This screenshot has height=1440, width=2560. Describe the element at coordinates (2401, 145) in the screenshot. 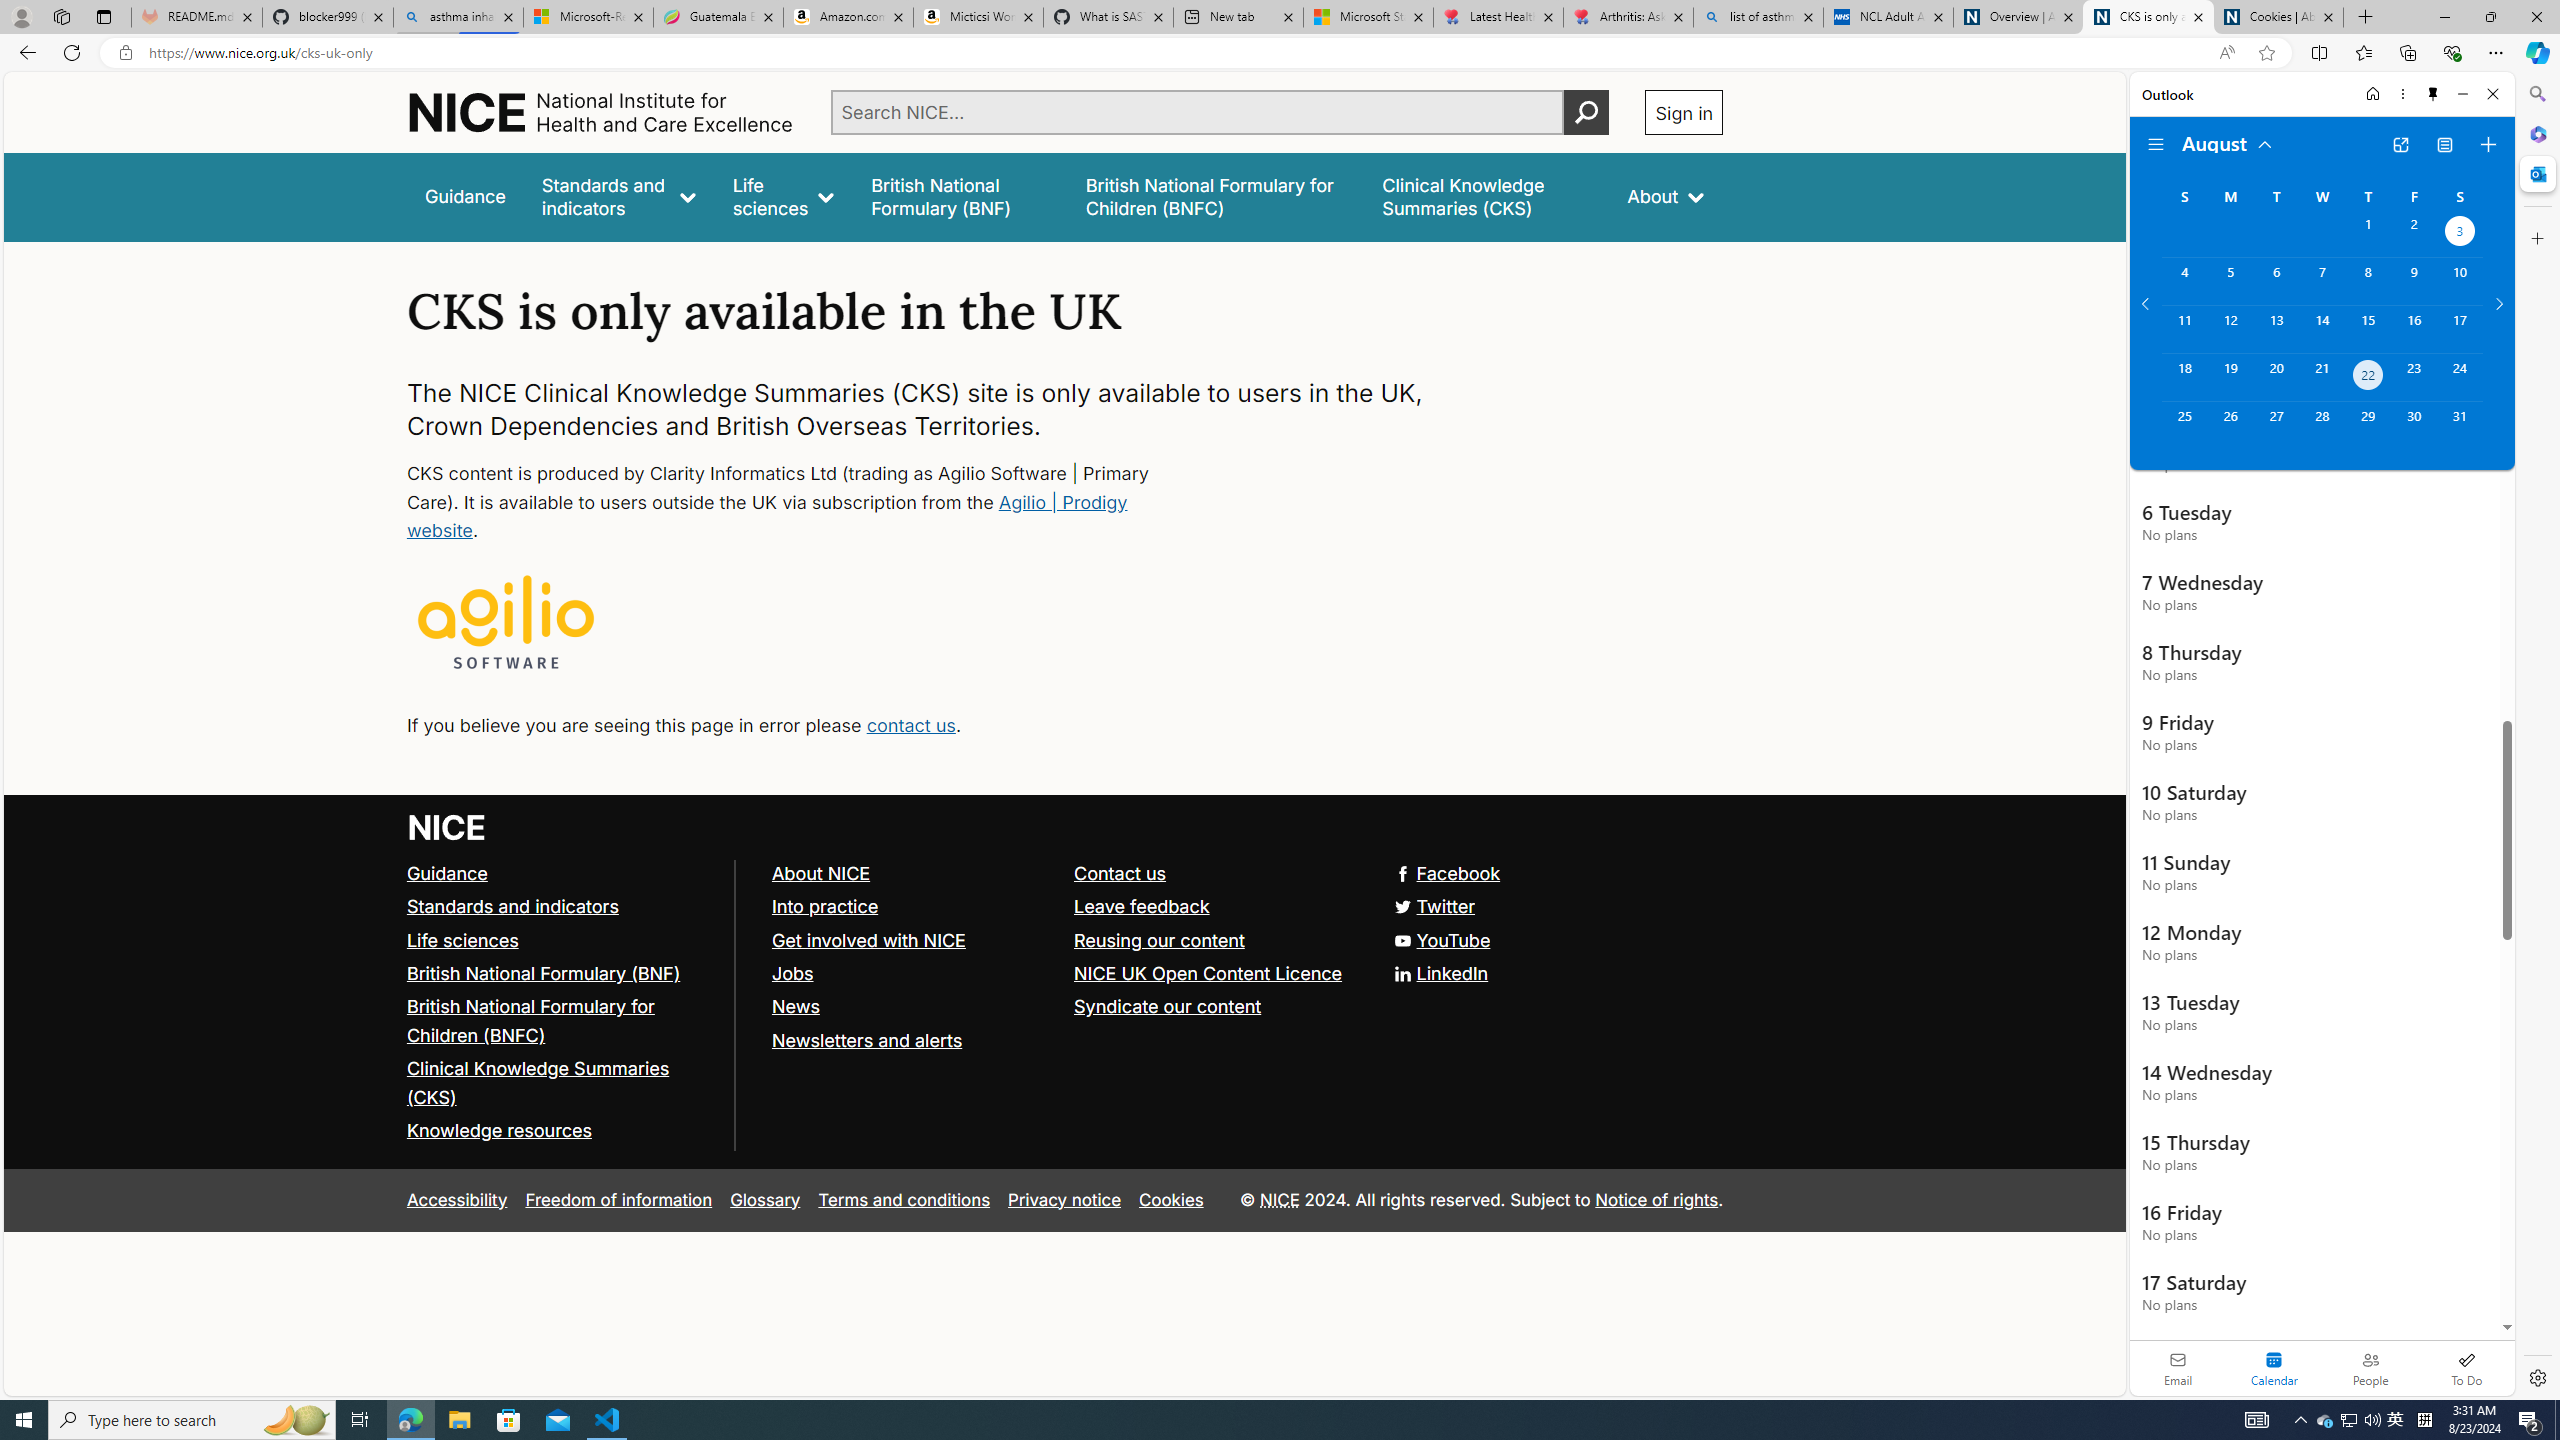

I see `'Open in new tab'` at that location.